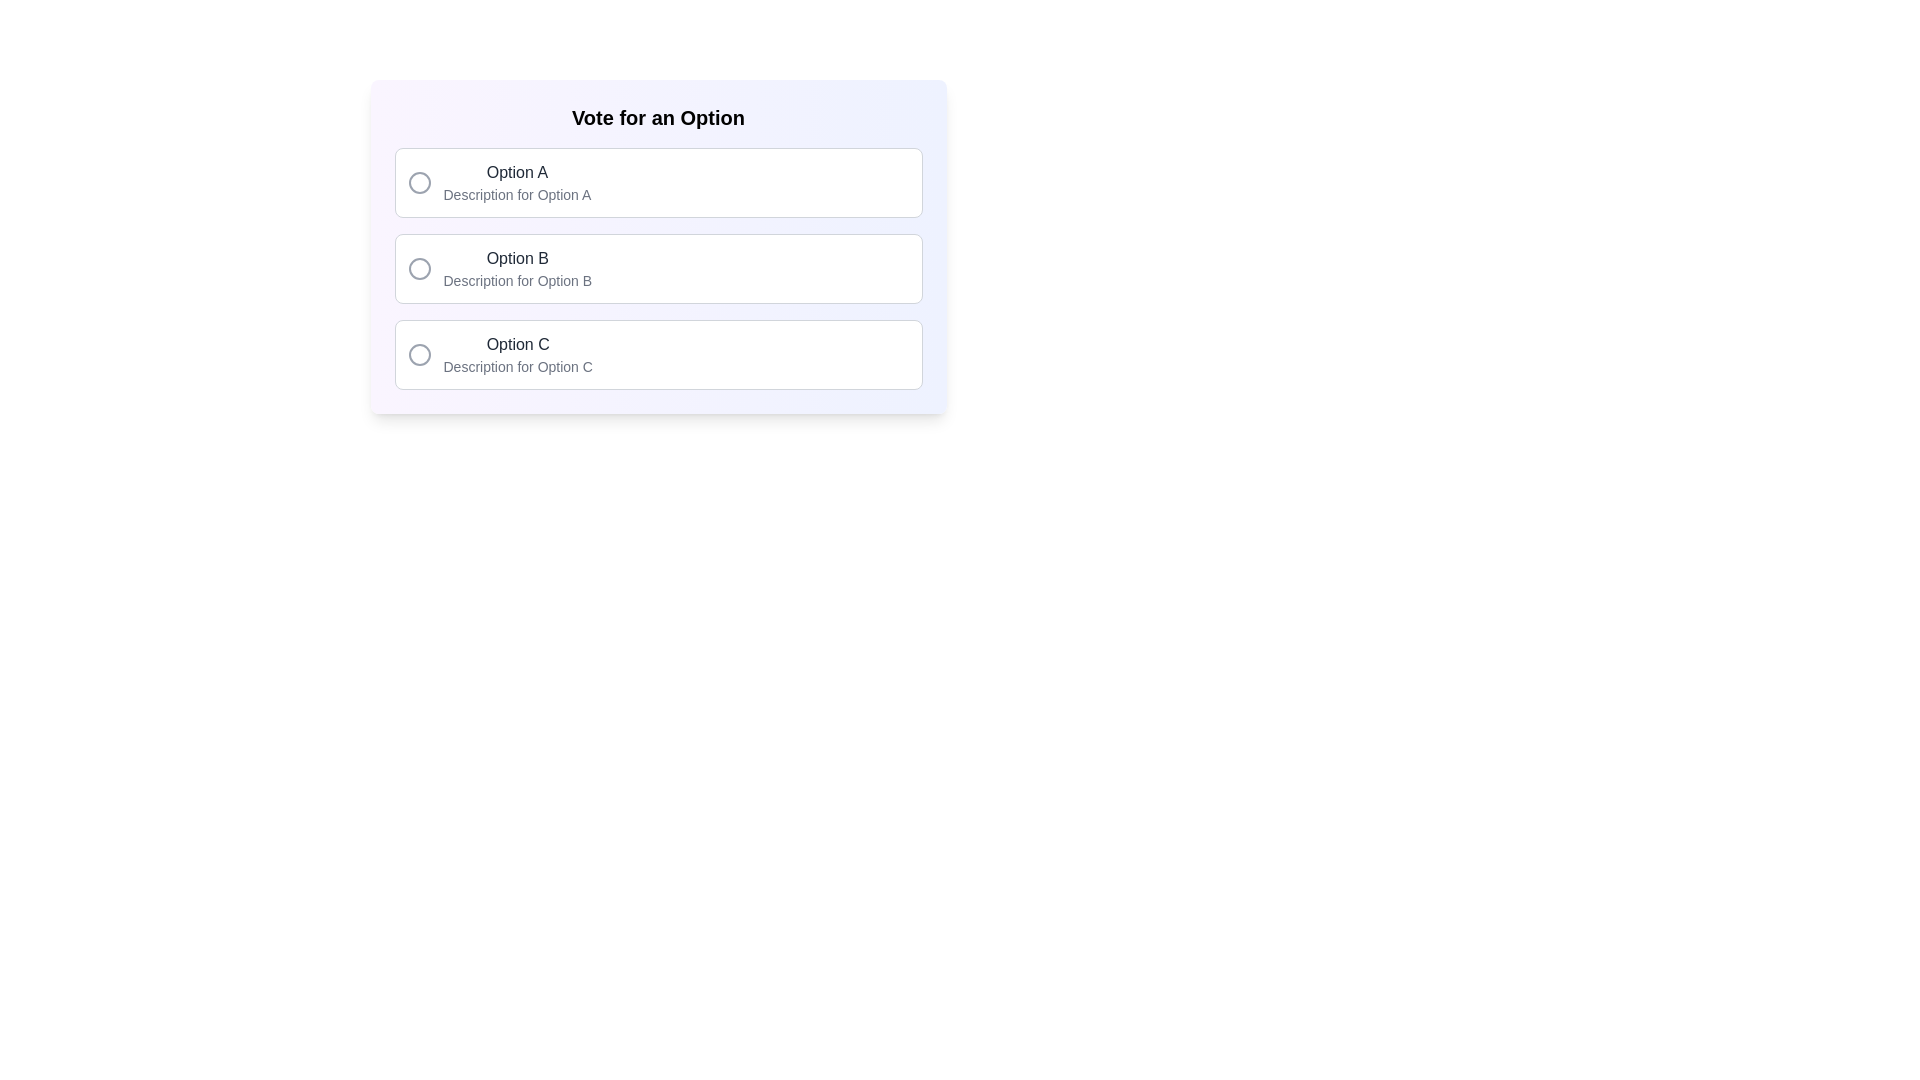 This screenshot has width=1920, height=1080. I want to click on the text label that provides information for selecting 'Option C' in the voting context, positioned as the third entry in a vertical list, so click(518, 353).